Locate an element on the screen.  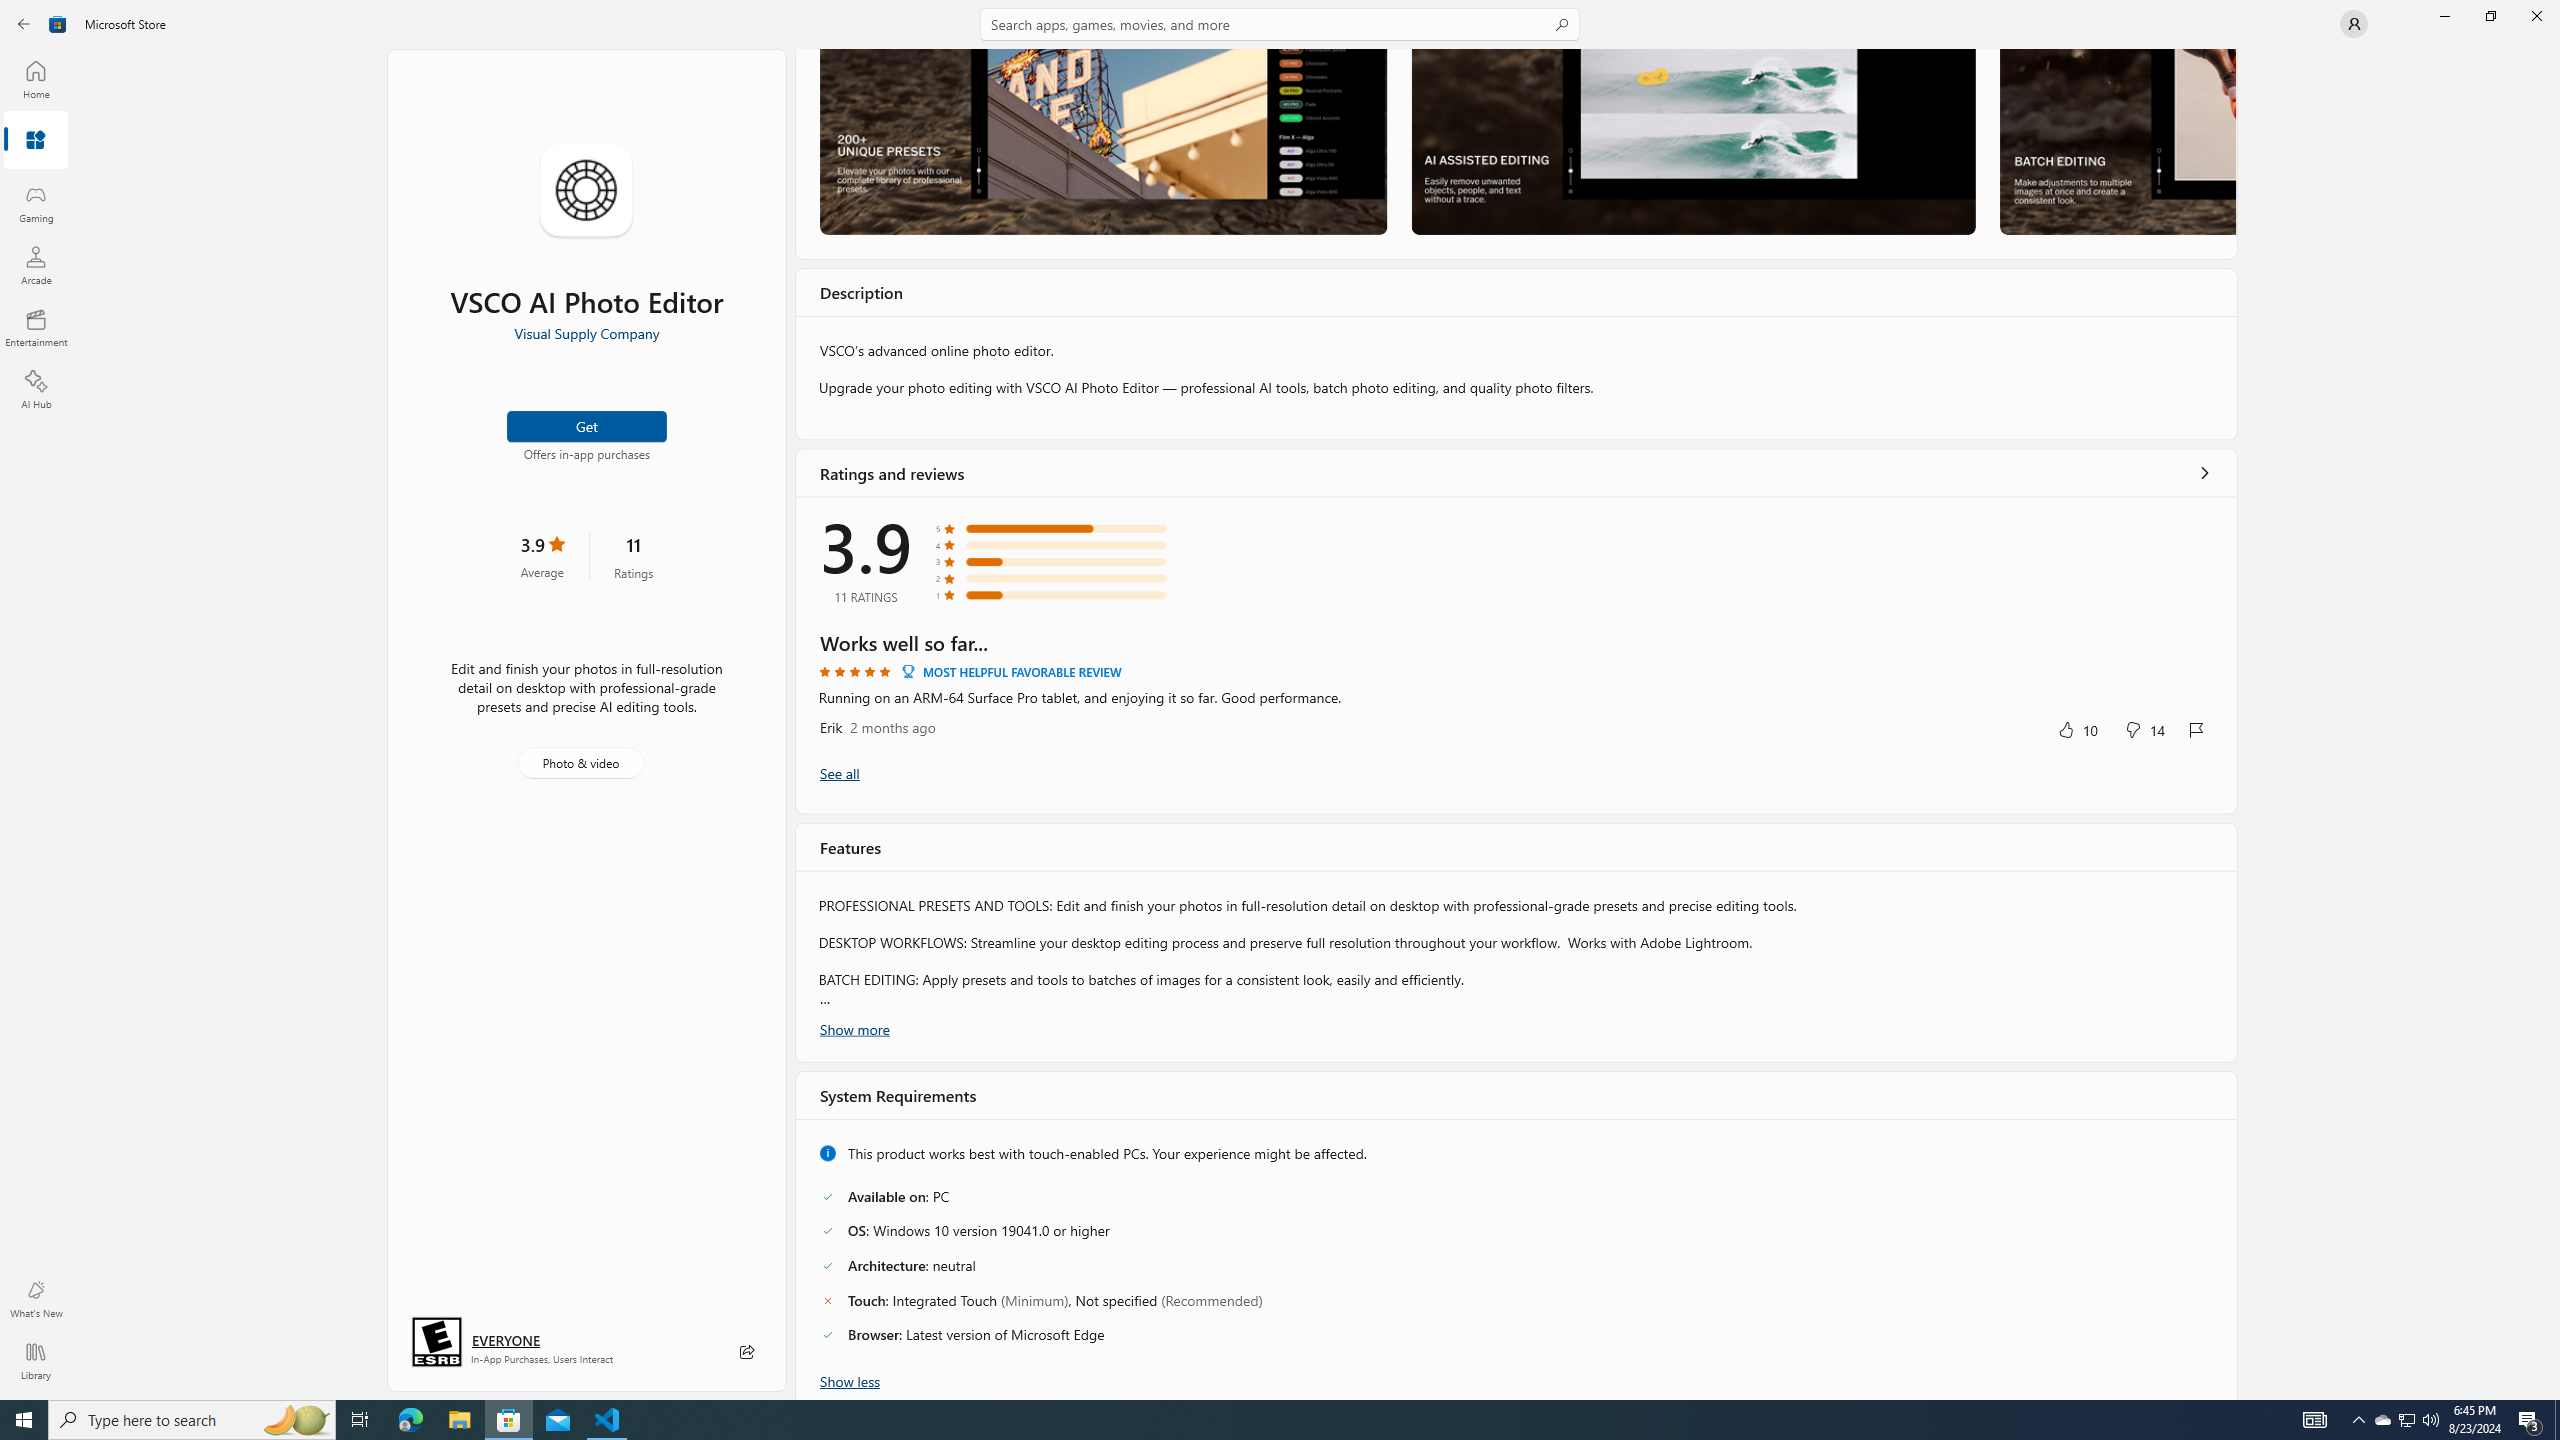
'Show less' is located at coordinates (848, 1379).